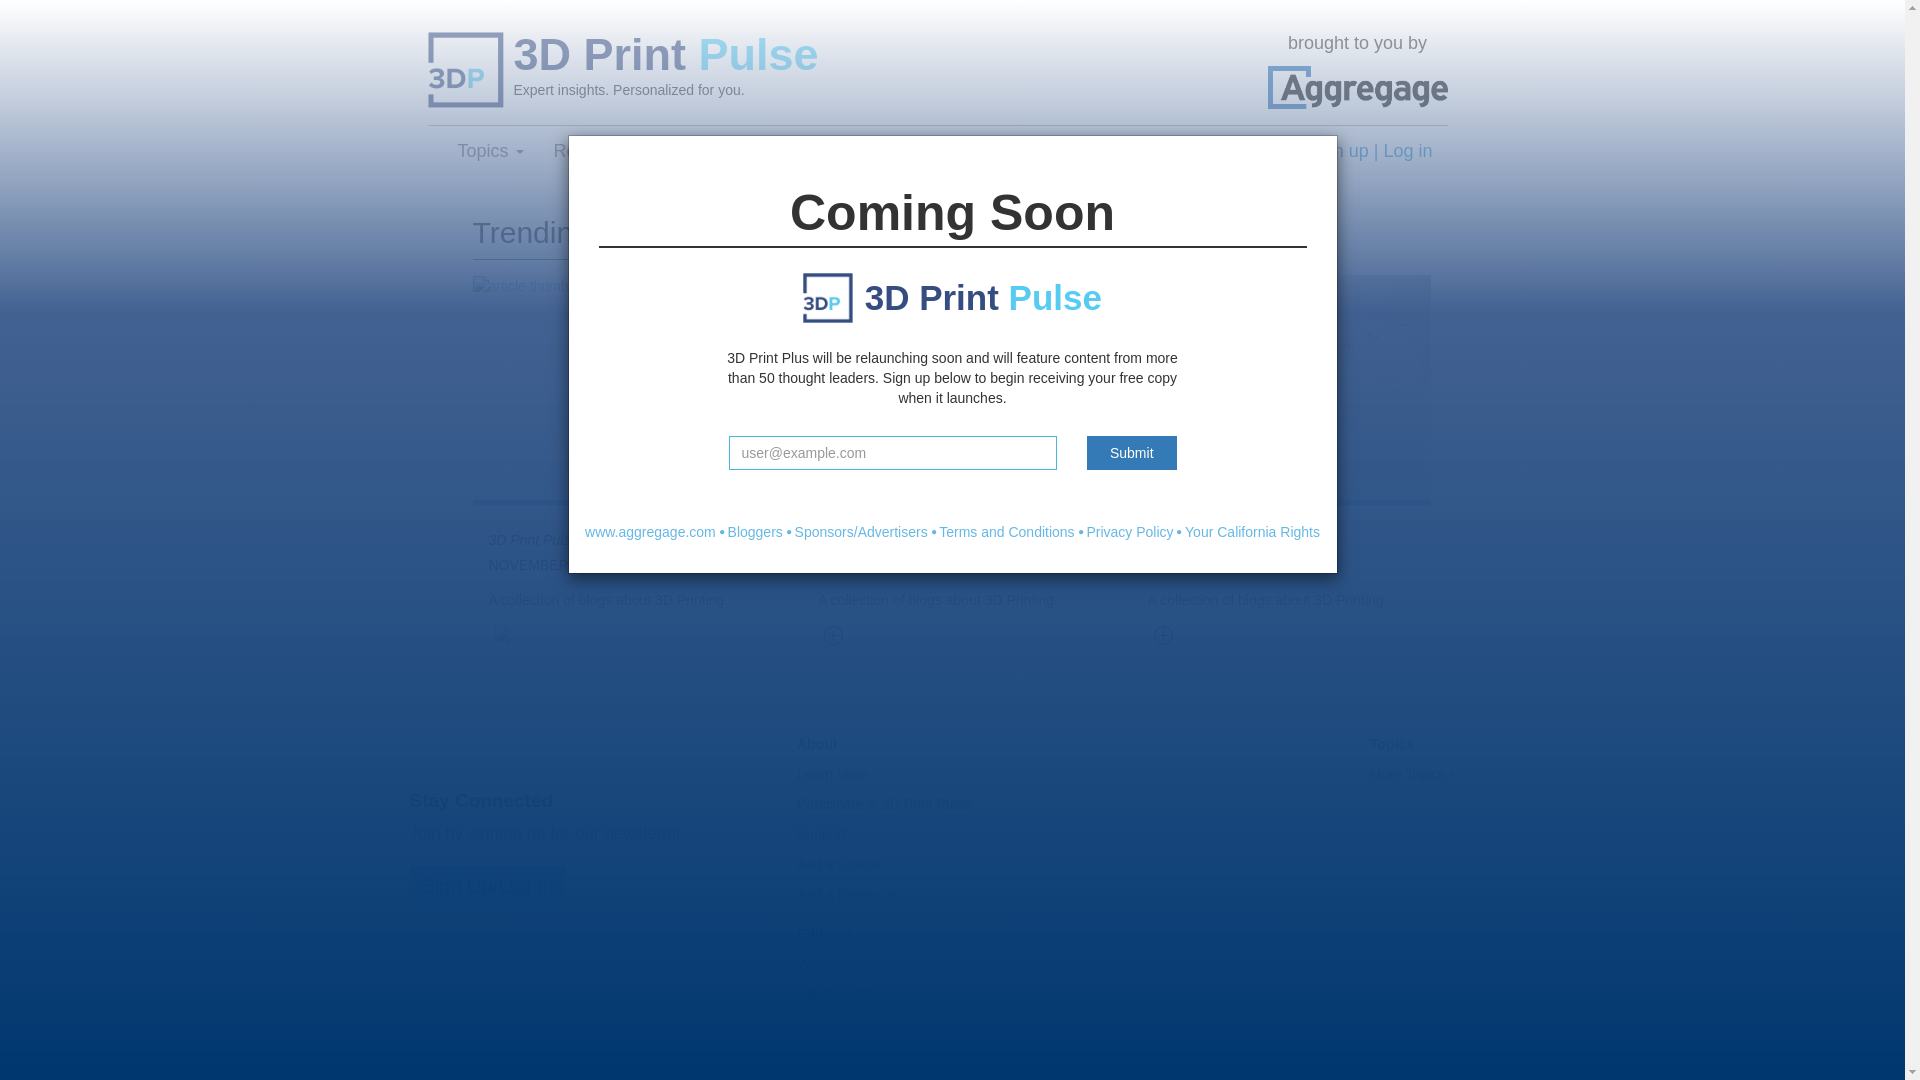 The image size is (1920, 1080). Describe the element at coordinates (833, 773) in the screenshot. I see `'Learn More'` at that location.